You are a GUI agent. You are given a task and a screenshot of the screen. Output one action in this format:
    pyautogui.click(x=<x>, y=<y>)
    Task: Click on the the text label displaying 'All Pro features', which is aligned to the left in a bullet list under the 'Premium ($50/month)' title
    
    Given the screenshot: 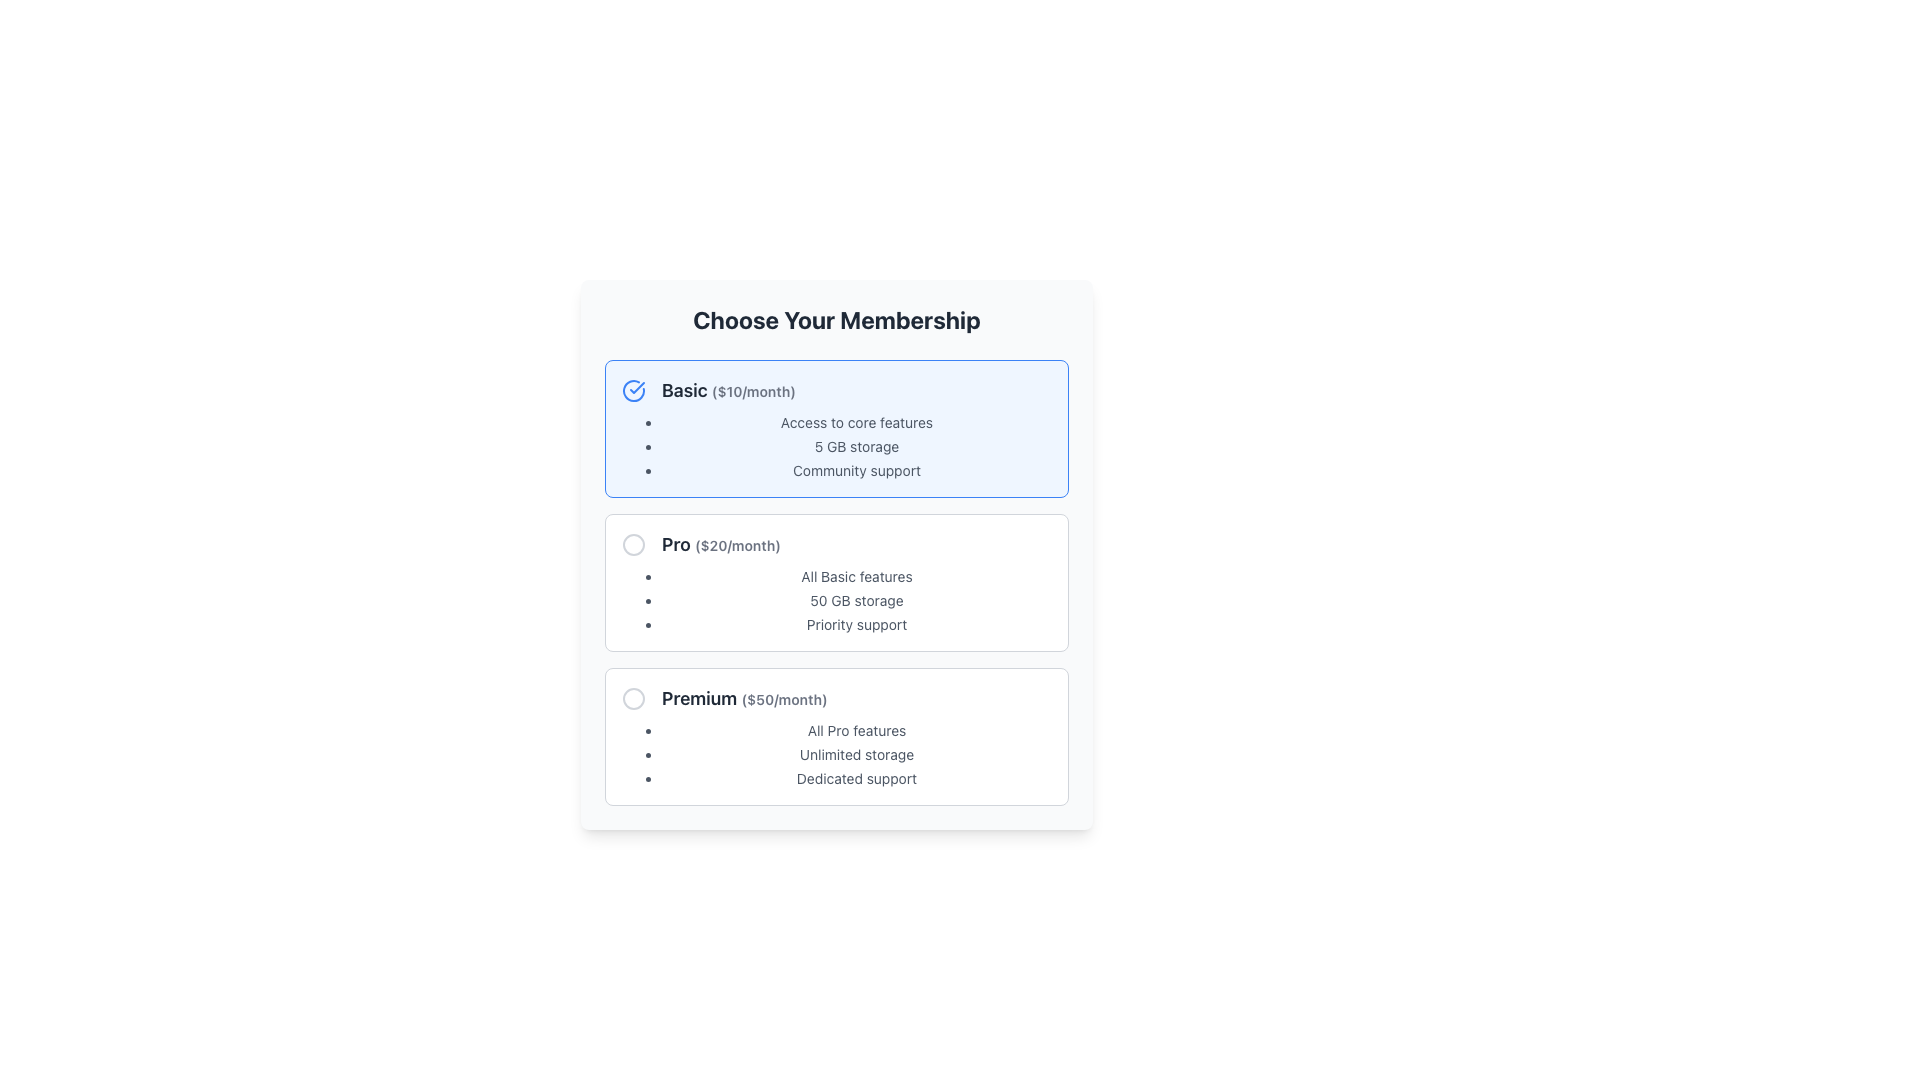 What is the action you would take?
    pyautogui.click(x=857, y=731)
    